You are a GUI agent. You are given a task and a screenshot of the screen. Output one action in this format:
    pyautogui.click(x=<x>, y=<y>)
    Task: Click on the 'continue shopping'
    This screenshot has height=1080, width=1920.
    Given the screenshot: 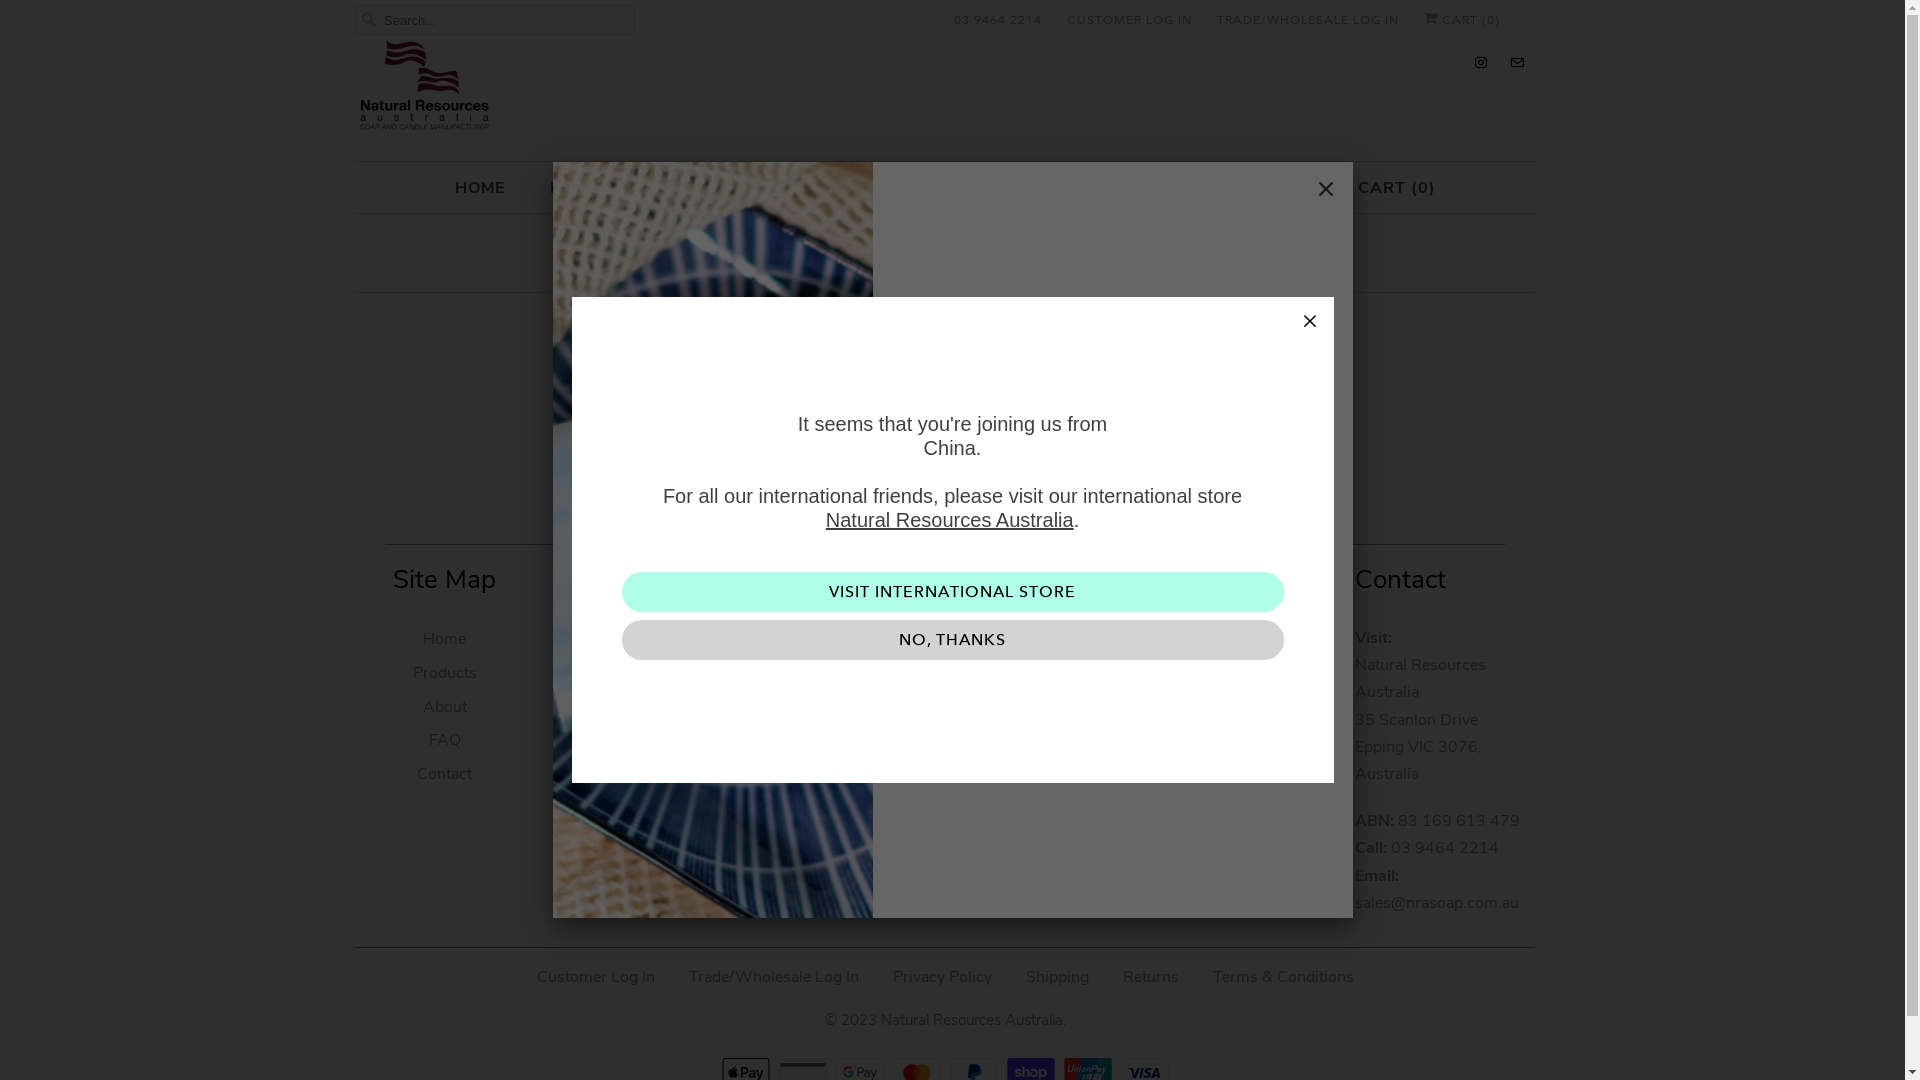 What is the action you would take?
    pyautogui.click(x=1012, y=385)
    